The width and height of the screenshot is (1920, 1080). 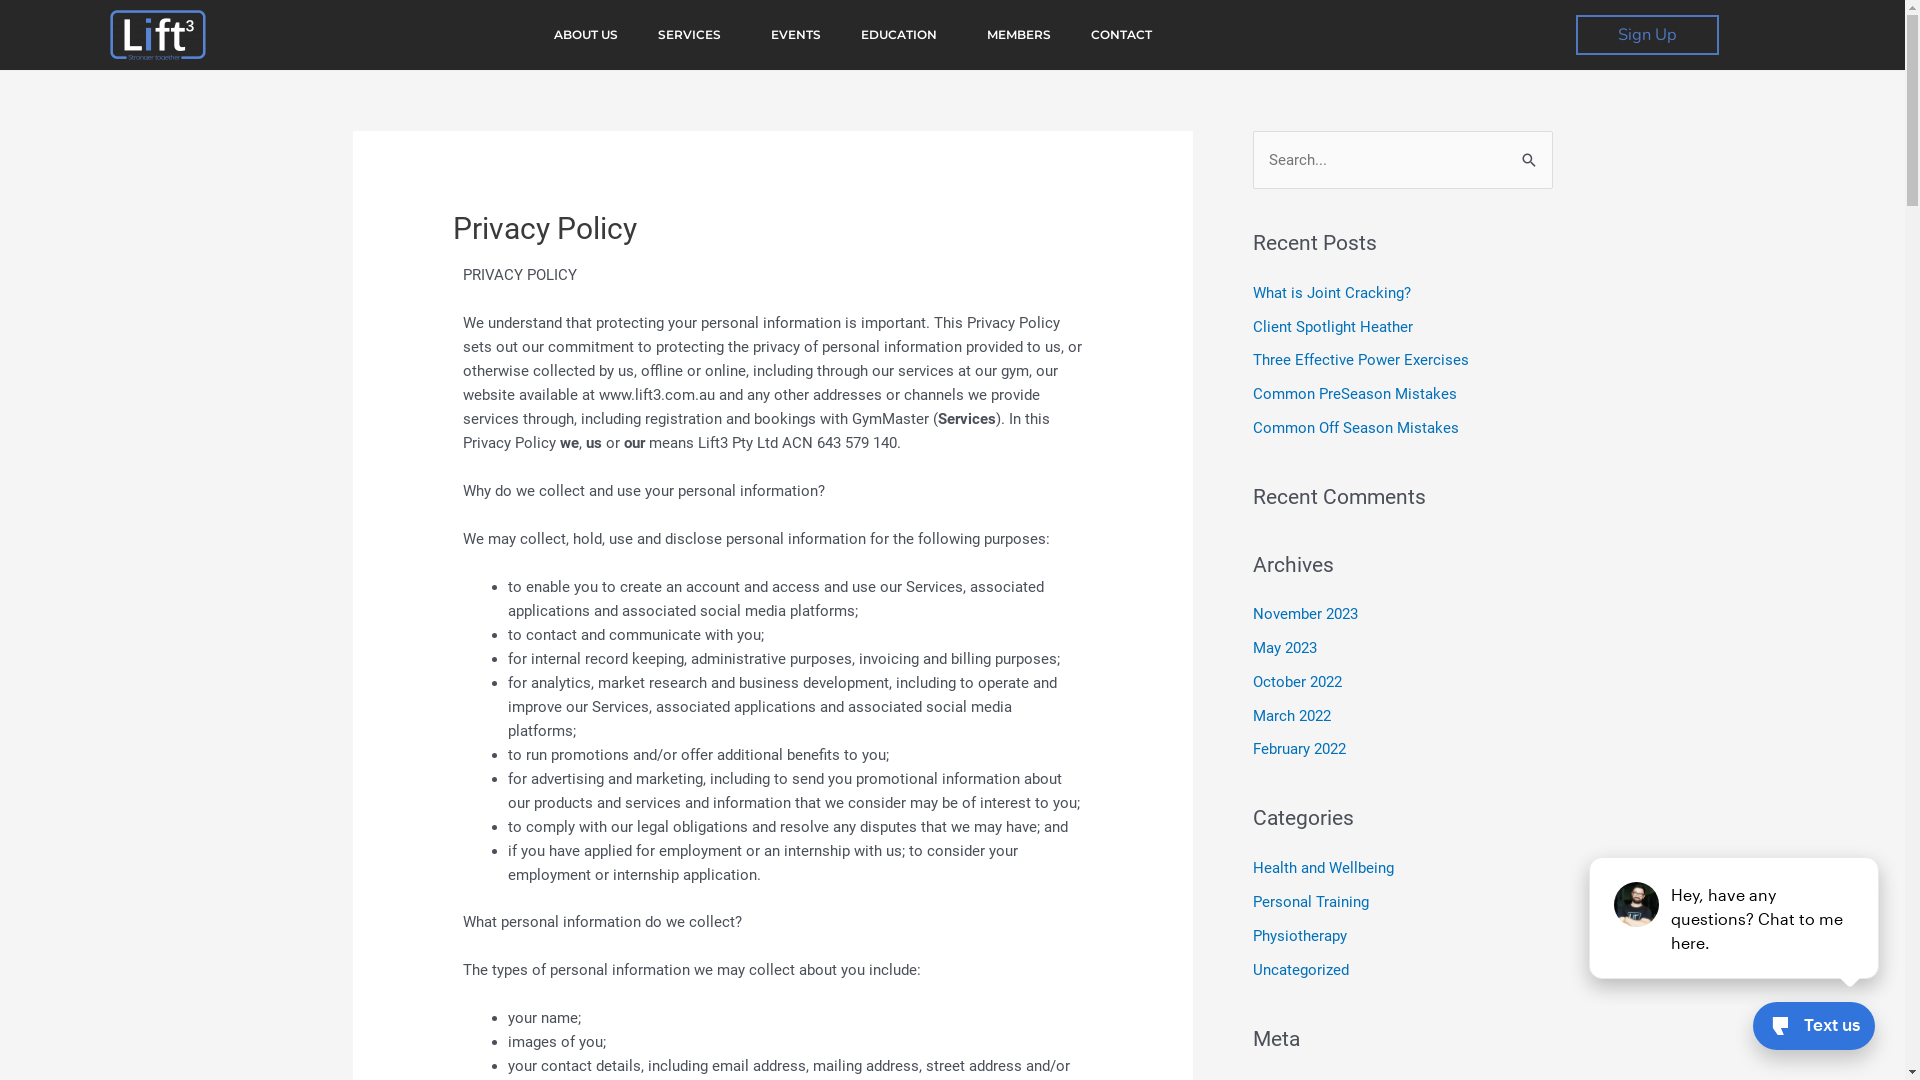 I want to click on 'Uncategorized', so click(x=1300, y=968).